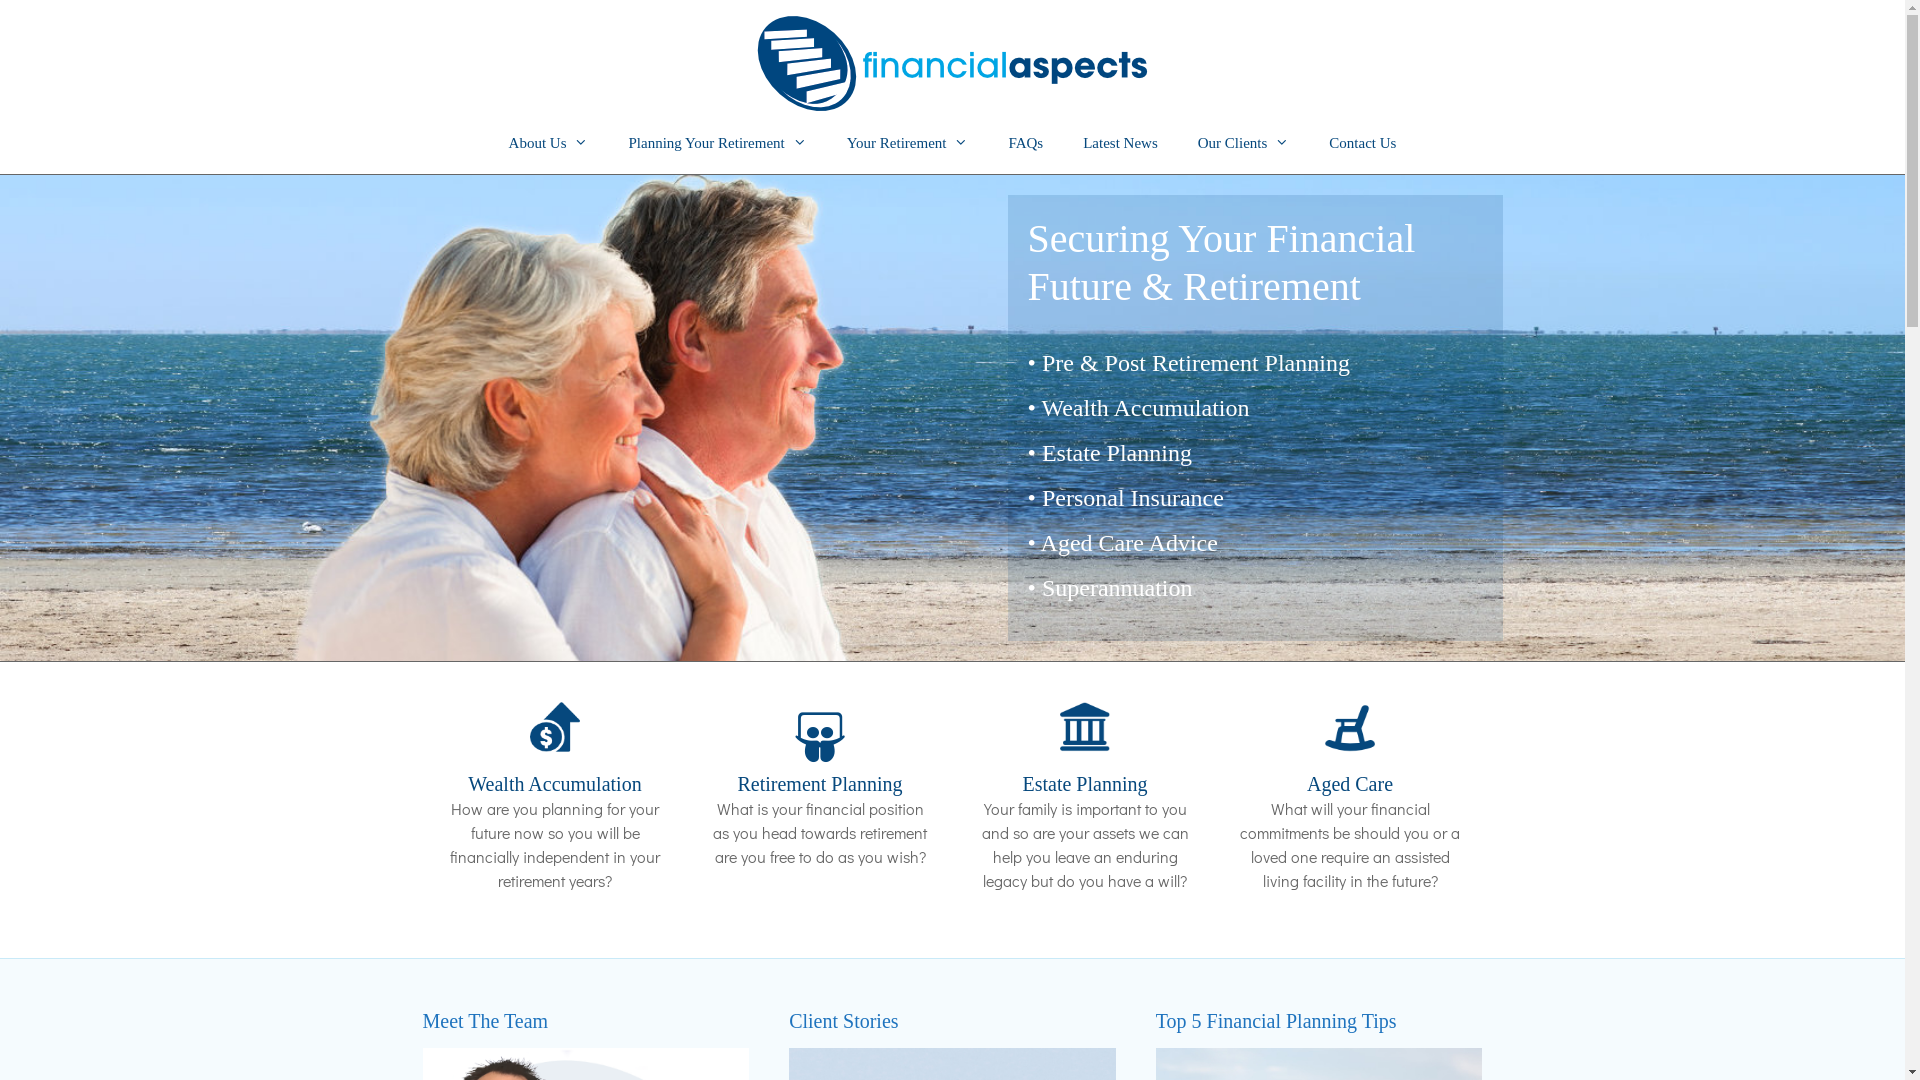  Describe the element at coordinates (1025, 141) in the screenshot. I see `'FAQs'` at that location.